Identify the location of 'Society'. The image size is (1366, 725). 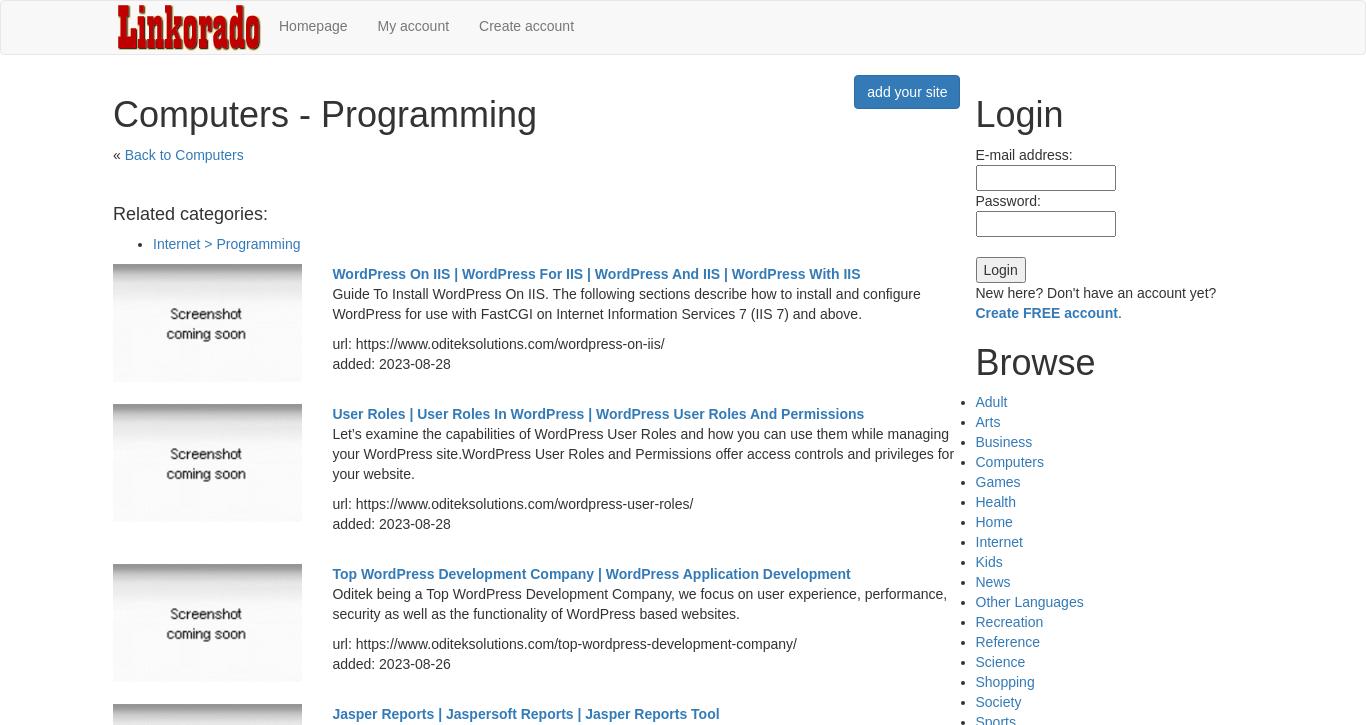
(997, 701).